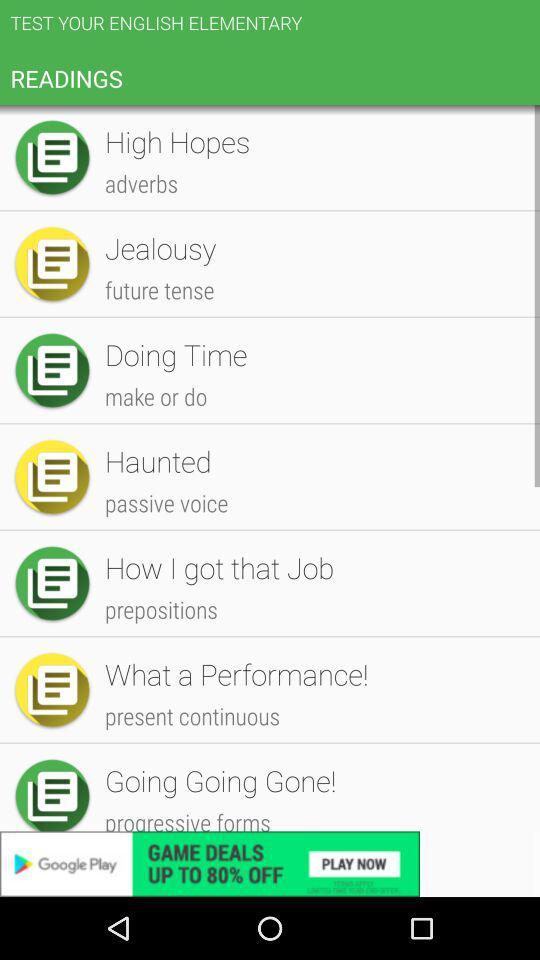 The height and width of the screenshot is (960, 540). What do you see at coordinates (312, 545) in the screenshot?
I see `millionaire icon` at bounding box center [312, 545].